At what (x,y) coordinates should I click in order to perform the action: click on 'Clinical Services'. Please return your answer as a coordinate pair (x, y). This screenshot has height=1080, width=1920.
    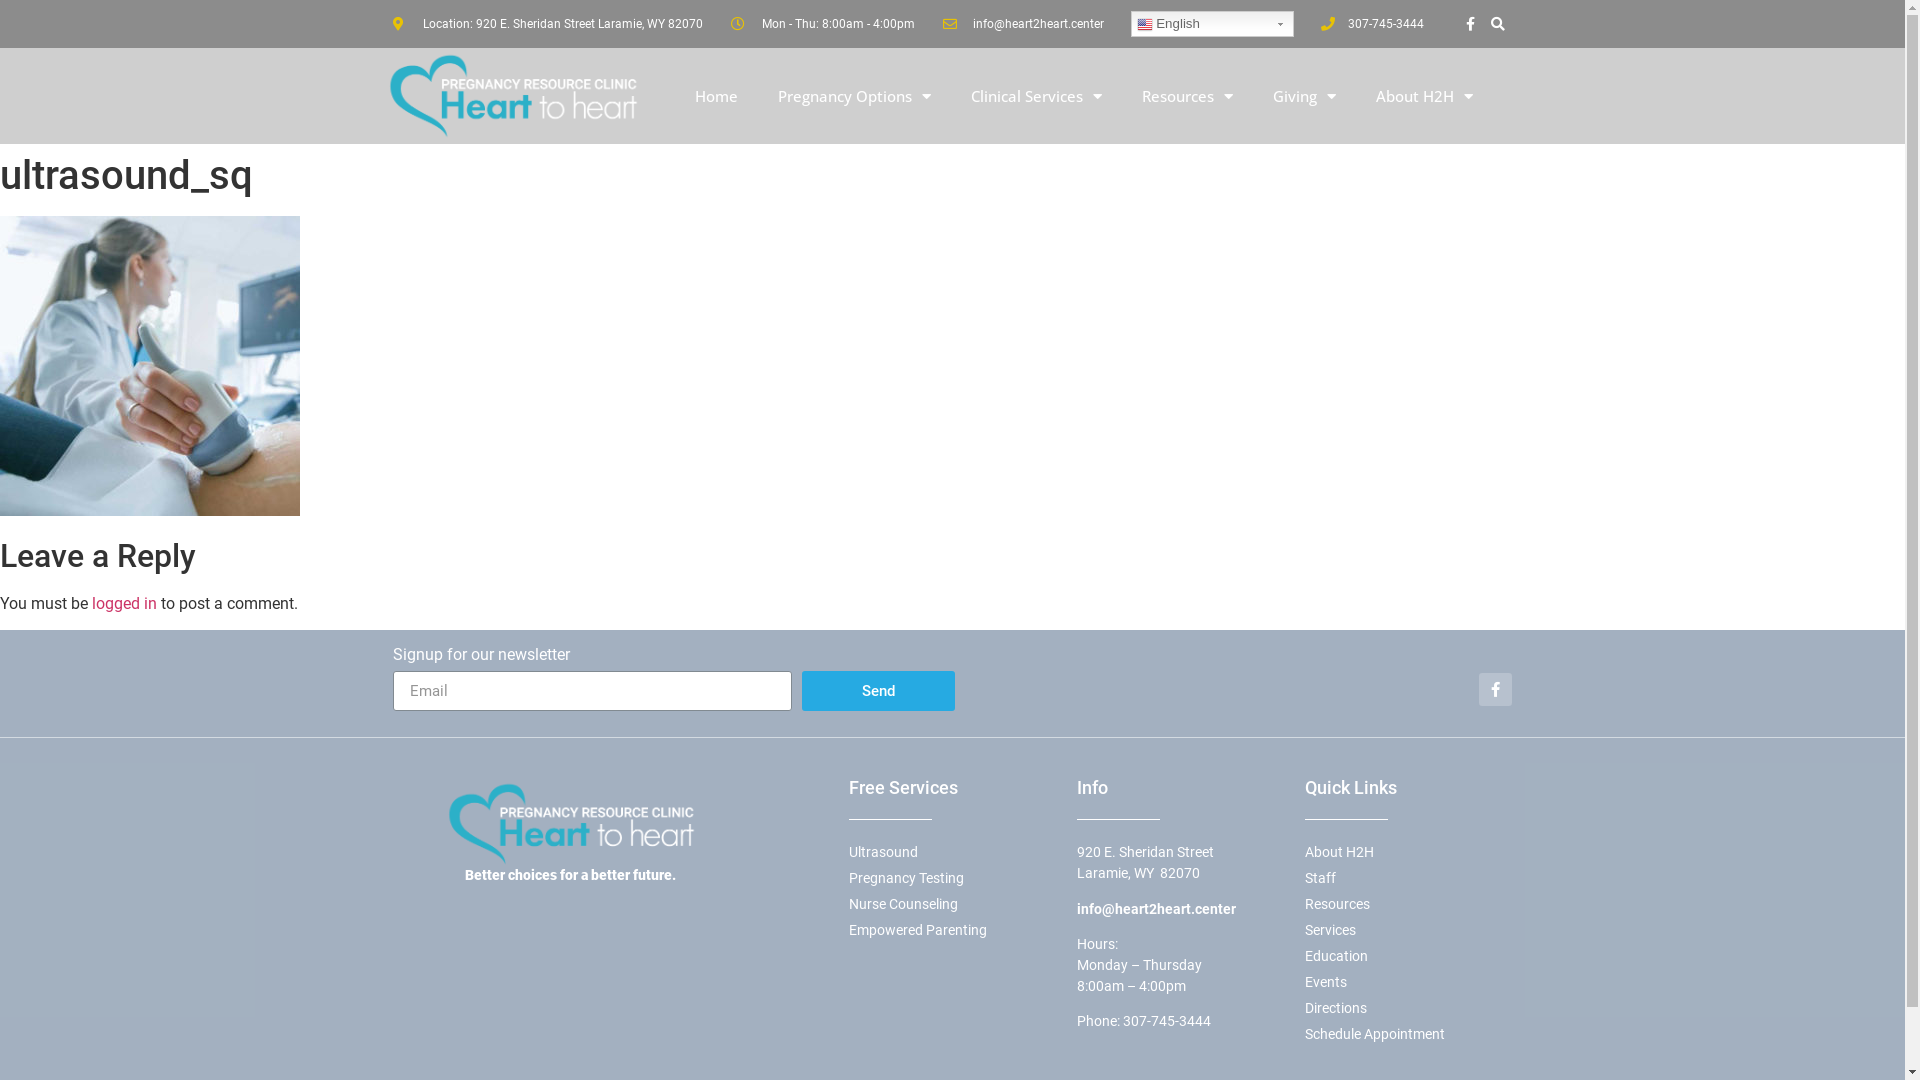
    Looking at the image, I should click on (1036, 96).